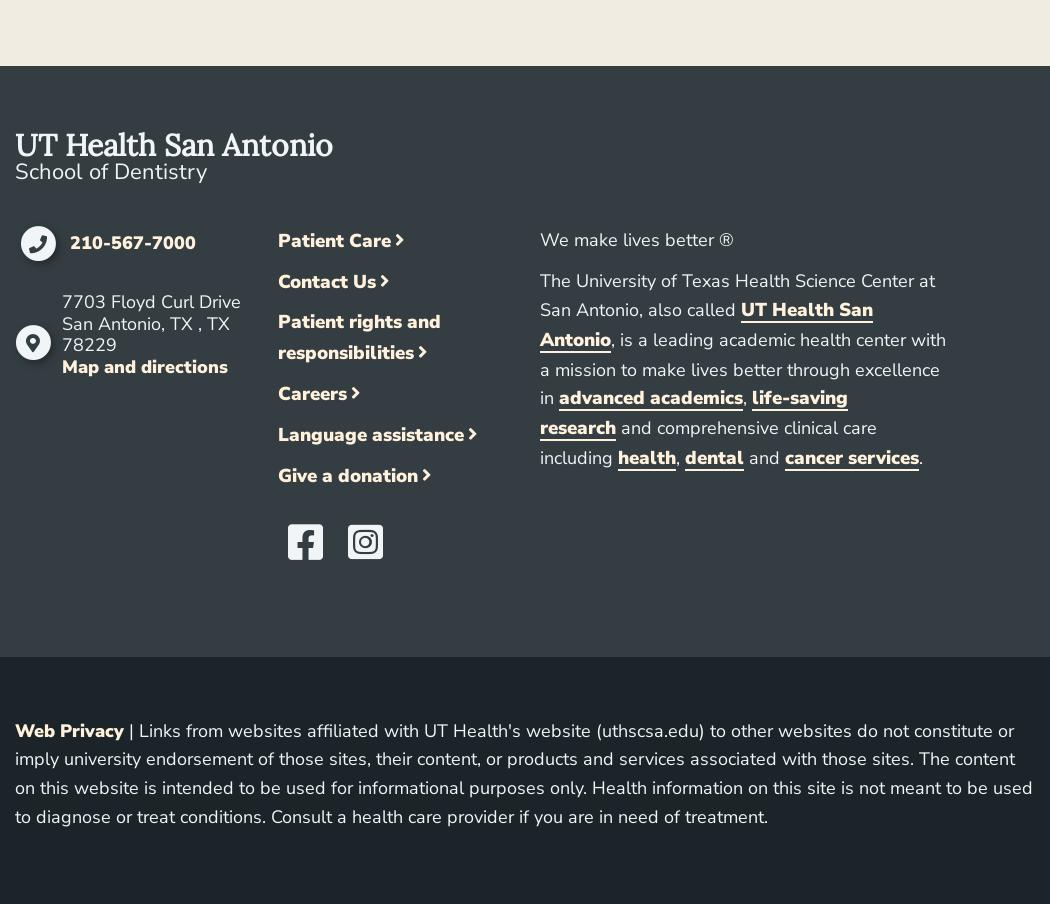 The image size is (1050, 904). What do you see at coordinates (522, 773) in the screenshot?
I see `'| Links from websites affiliated with UT Health's website (uthscsa.edu) to other websites do not constitute or imply university endorsement of those sites, their content, or products and services associated with those sites. The content on this website is intended to be used for informational purposes only. Health information on this site is not meant to be used to diagnose or treat conditions. Consult a health care provider if you are in need of treatment.'` at bounding box center [522, 773].